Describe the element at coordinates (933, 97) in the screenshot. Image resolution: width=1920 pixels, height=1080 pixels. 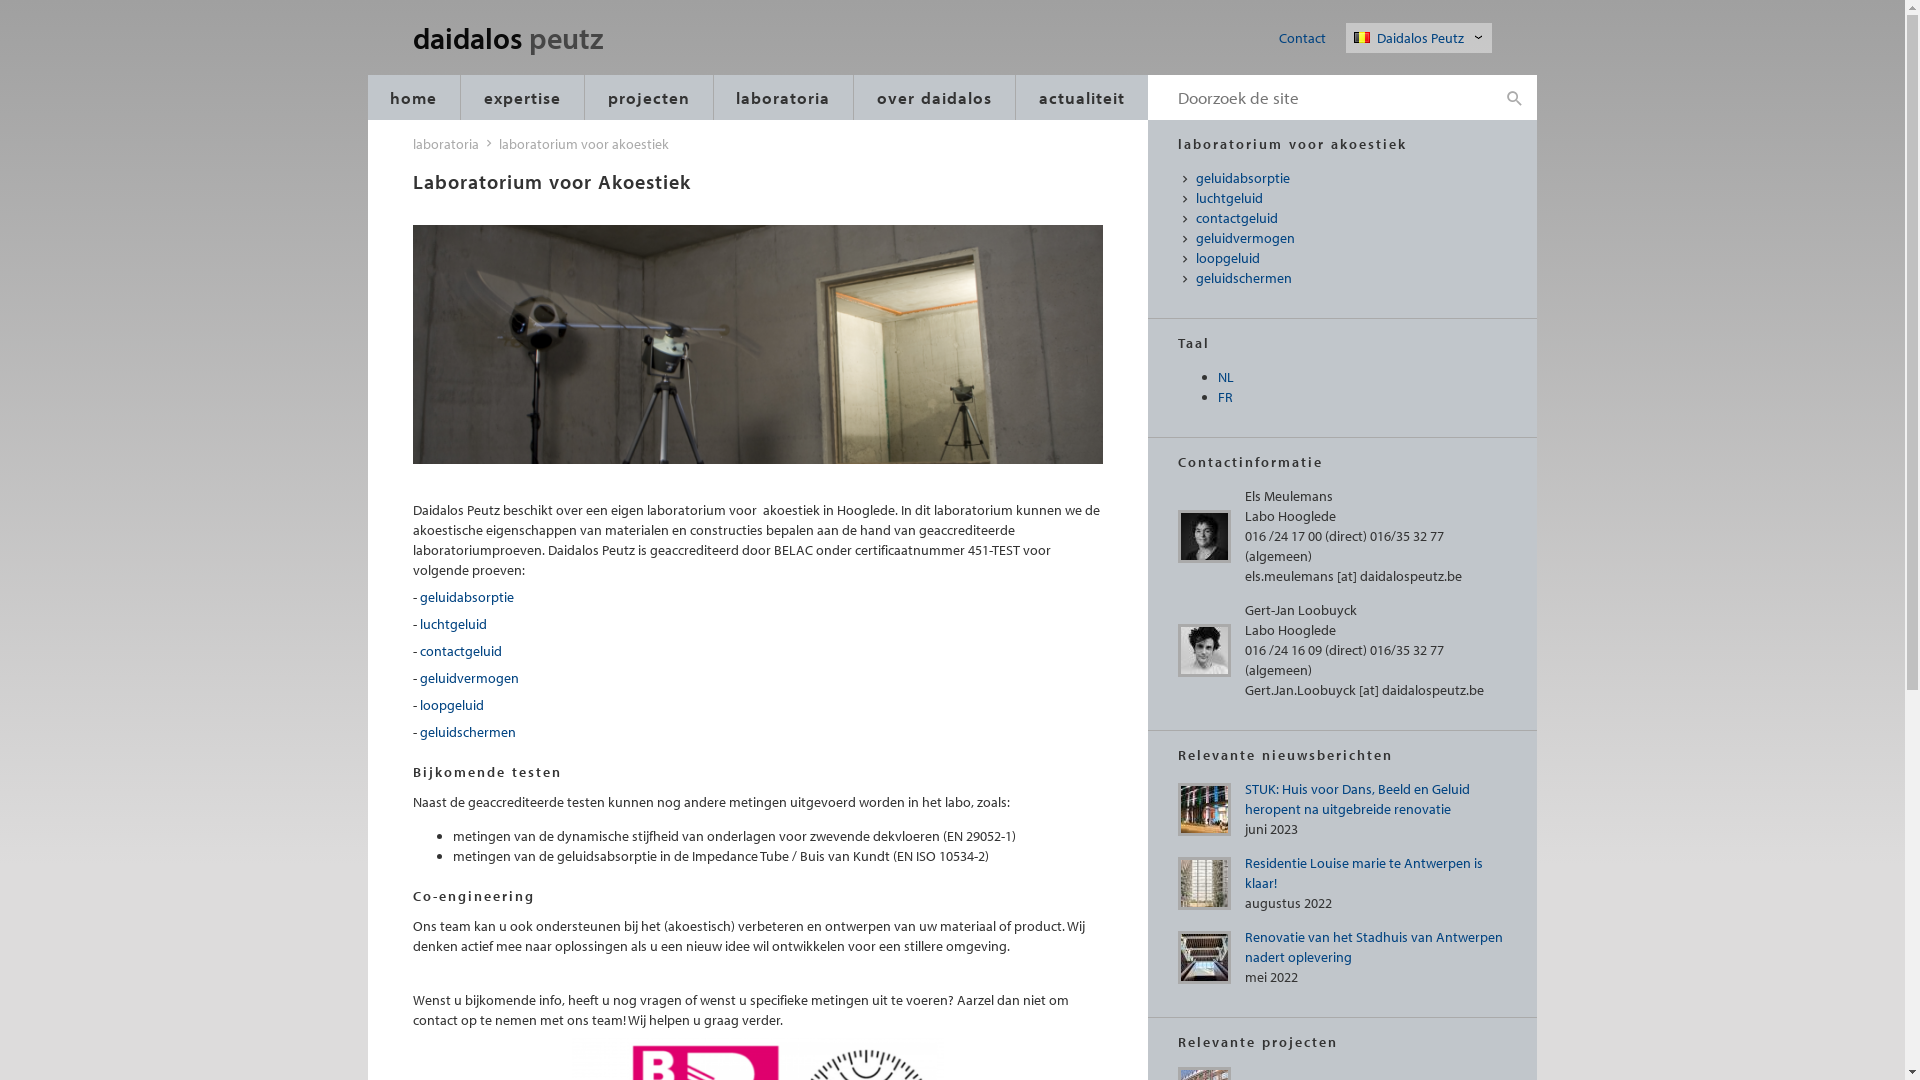
I see `'over daidalos'` at that location.